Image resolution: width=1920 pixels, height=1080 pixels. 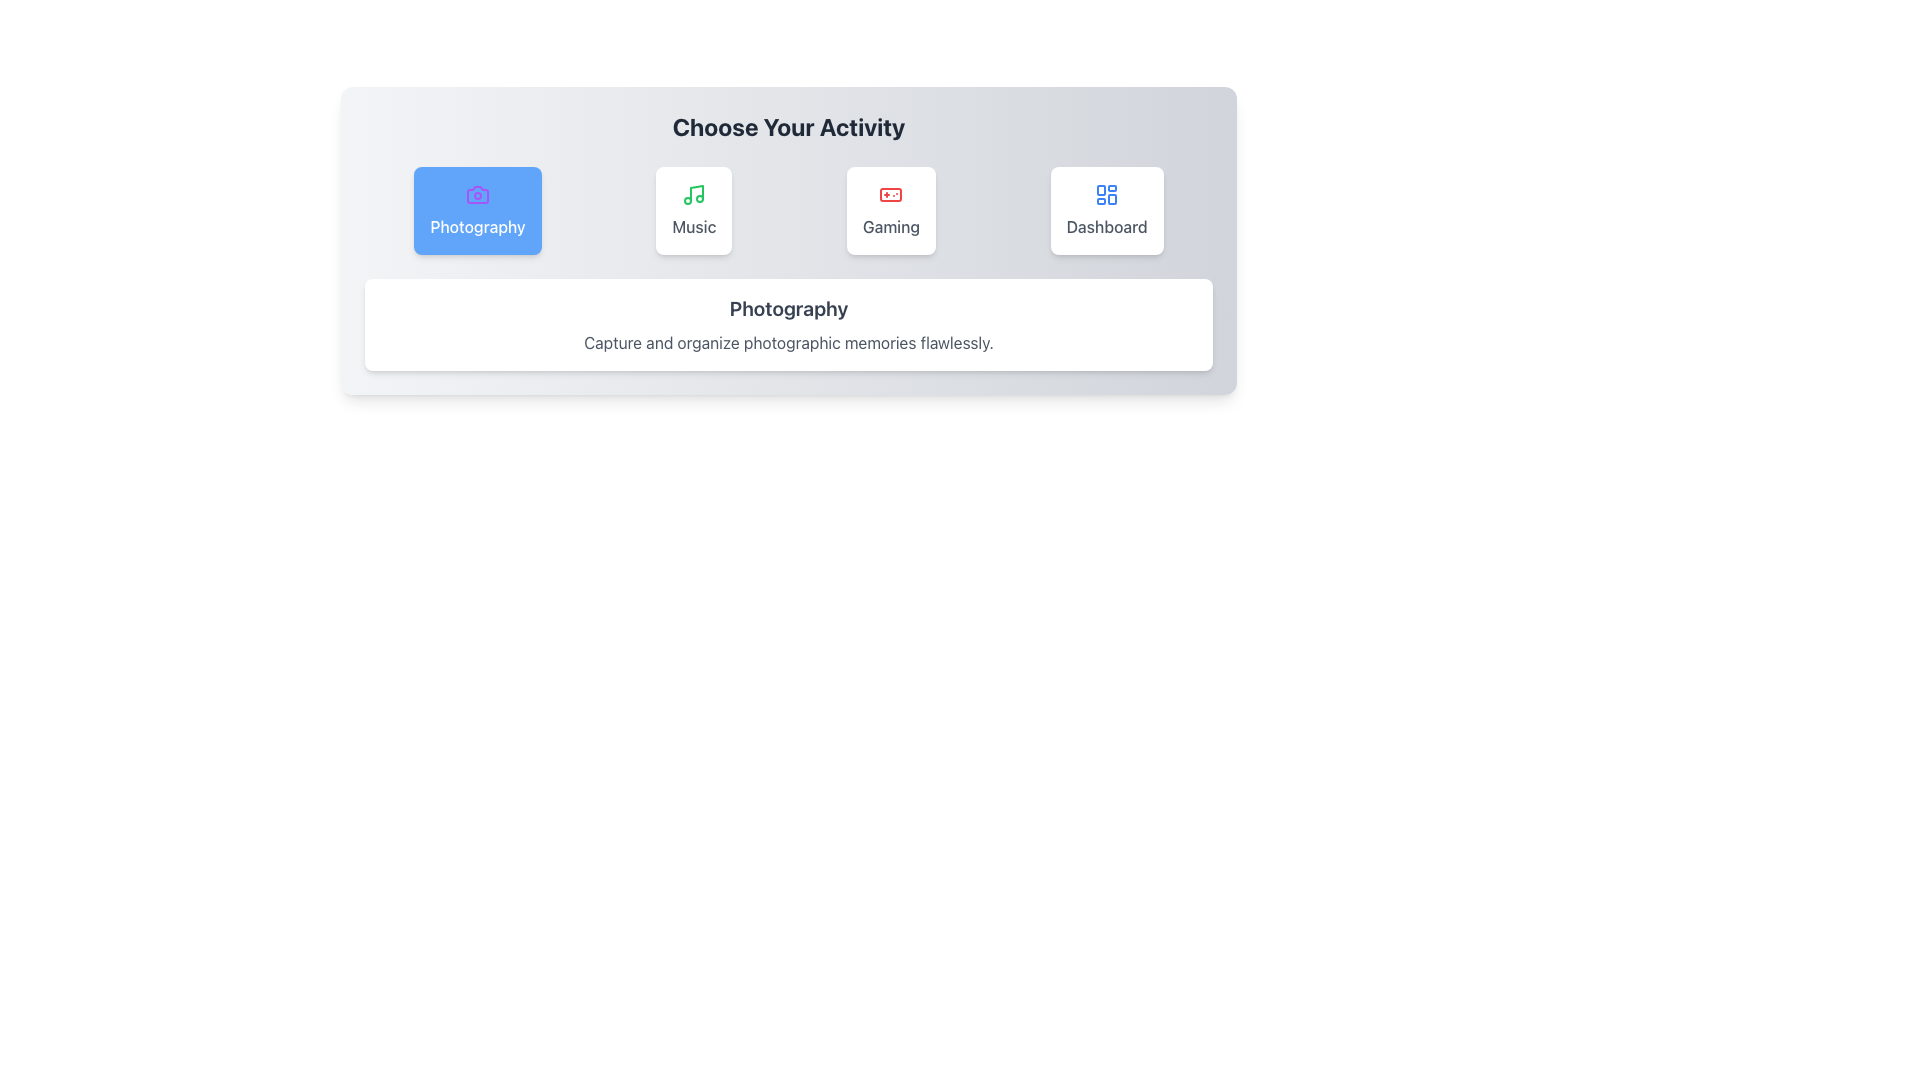 What do you see at coordinates (477, 211) in the screenshot?
I see `the first clickable button labeled 'Photography' with a blue background and a purple camera icon` at bounding box center [477, 211].